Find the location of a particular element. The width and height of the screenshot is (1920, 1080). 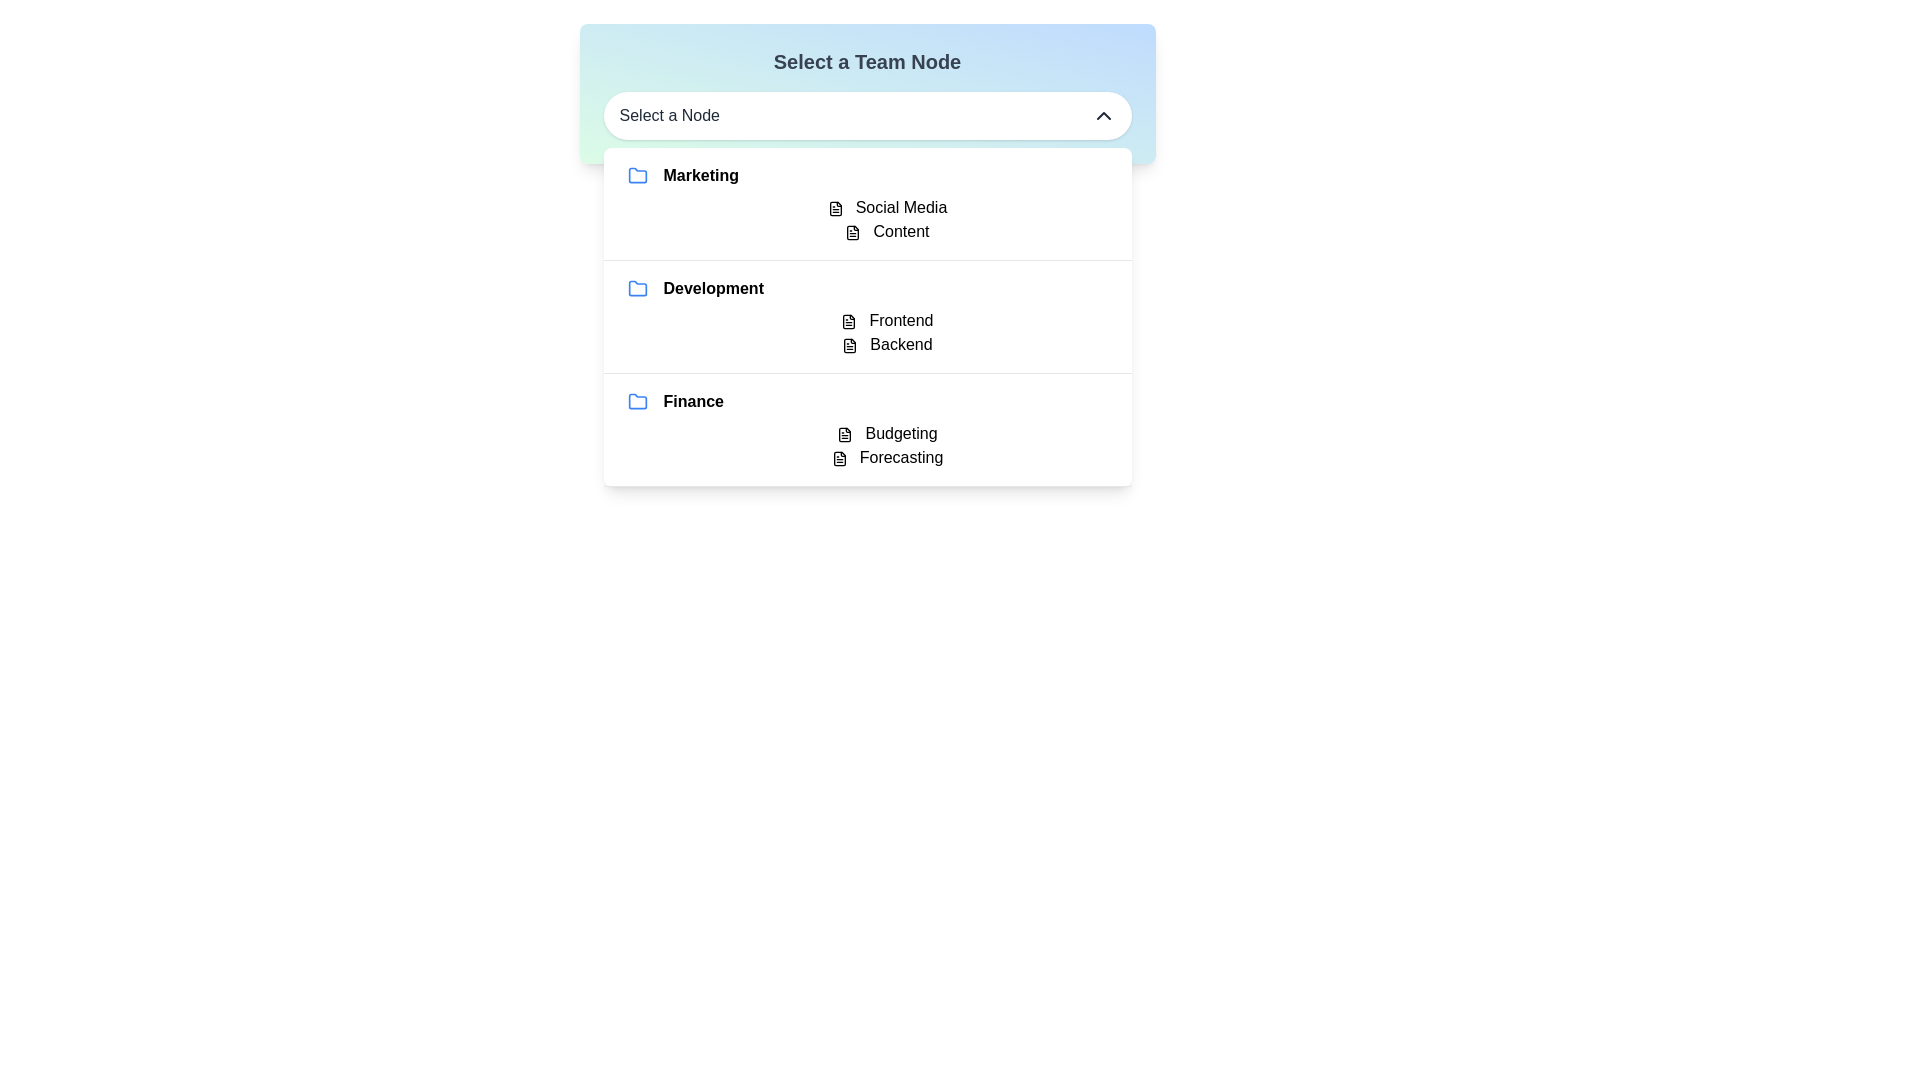

a specific option in the dropdown menu located below the 'Select a Team Node' label, which features sections like 'Marketing', 'Development', and 'Finance' is located at coordinates (867, 316).